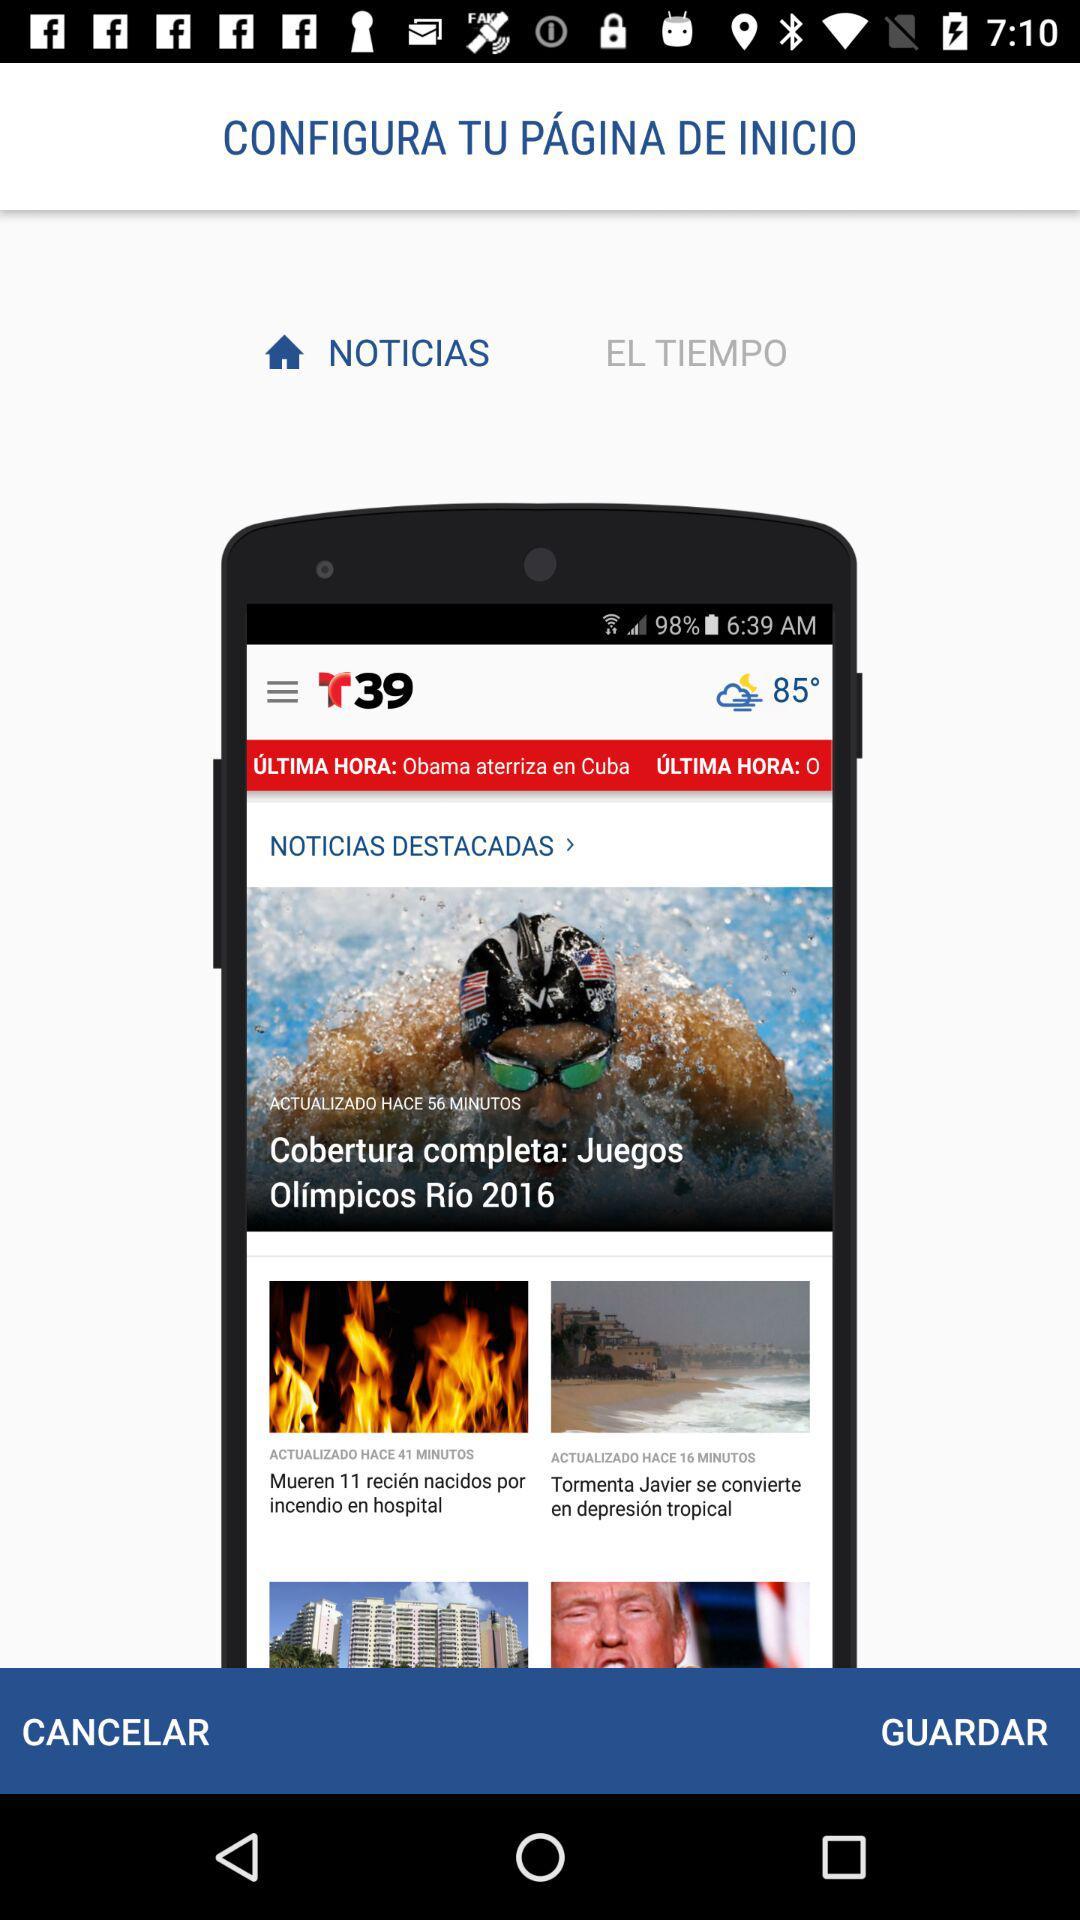 The height and width of the screenshot is (1920, 1080). Describe the element at coordinates (403, 351) in the screenshot. I see `item next to the el tiempo item` at that location.